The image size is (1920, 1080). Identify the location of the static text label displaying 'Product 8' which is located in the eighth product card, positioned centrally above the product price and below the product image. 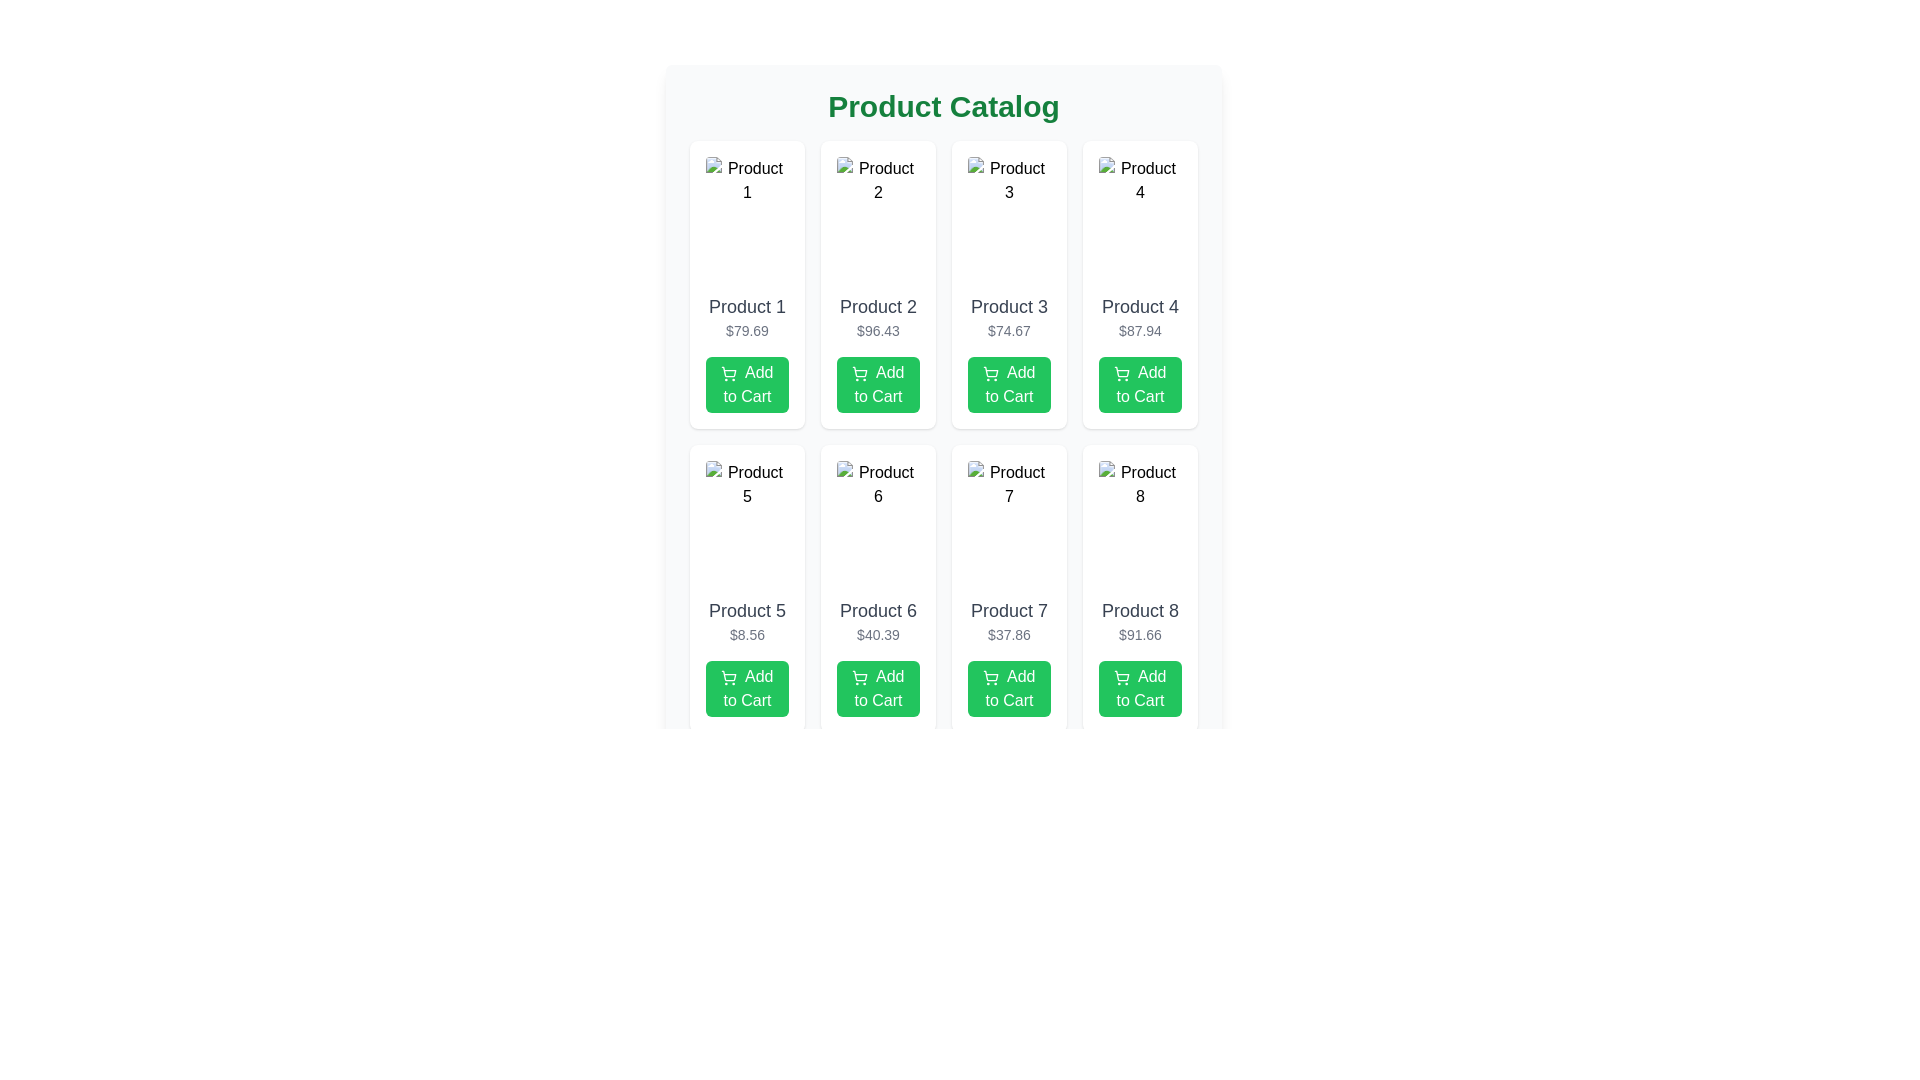
(1140, 609).